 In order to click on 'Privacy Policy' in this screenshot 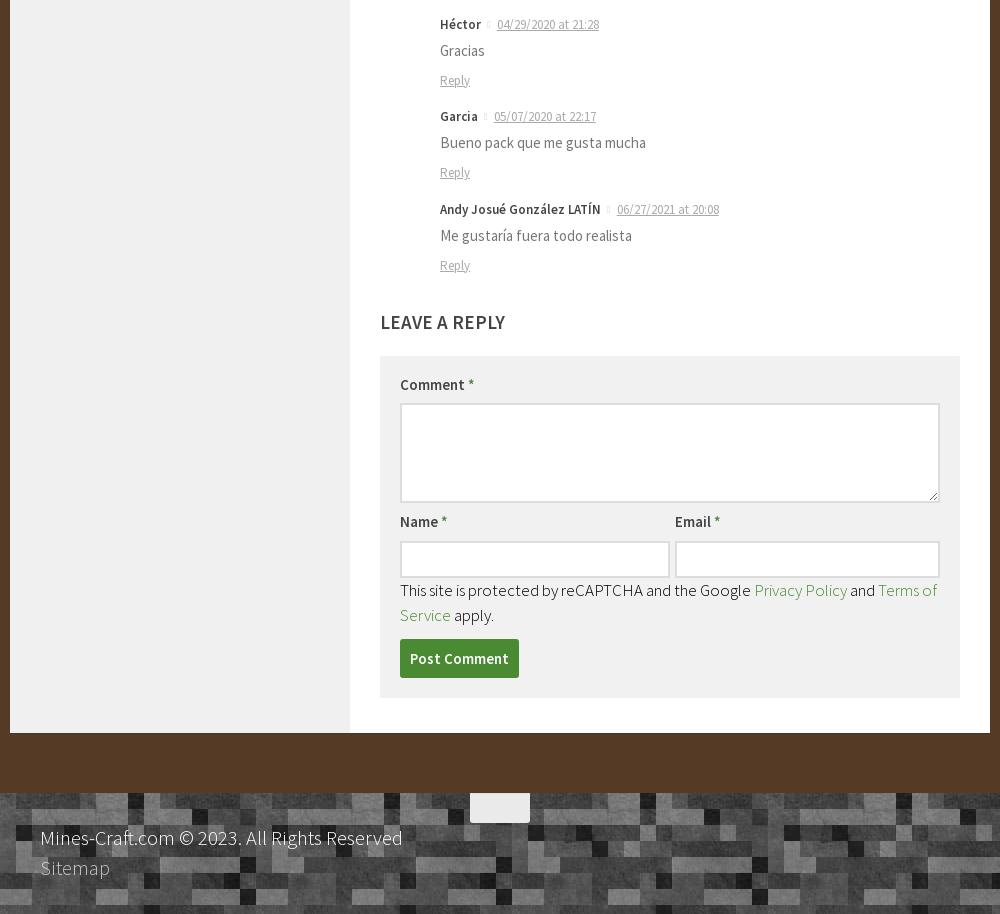, I will do `click(800, 588)`.